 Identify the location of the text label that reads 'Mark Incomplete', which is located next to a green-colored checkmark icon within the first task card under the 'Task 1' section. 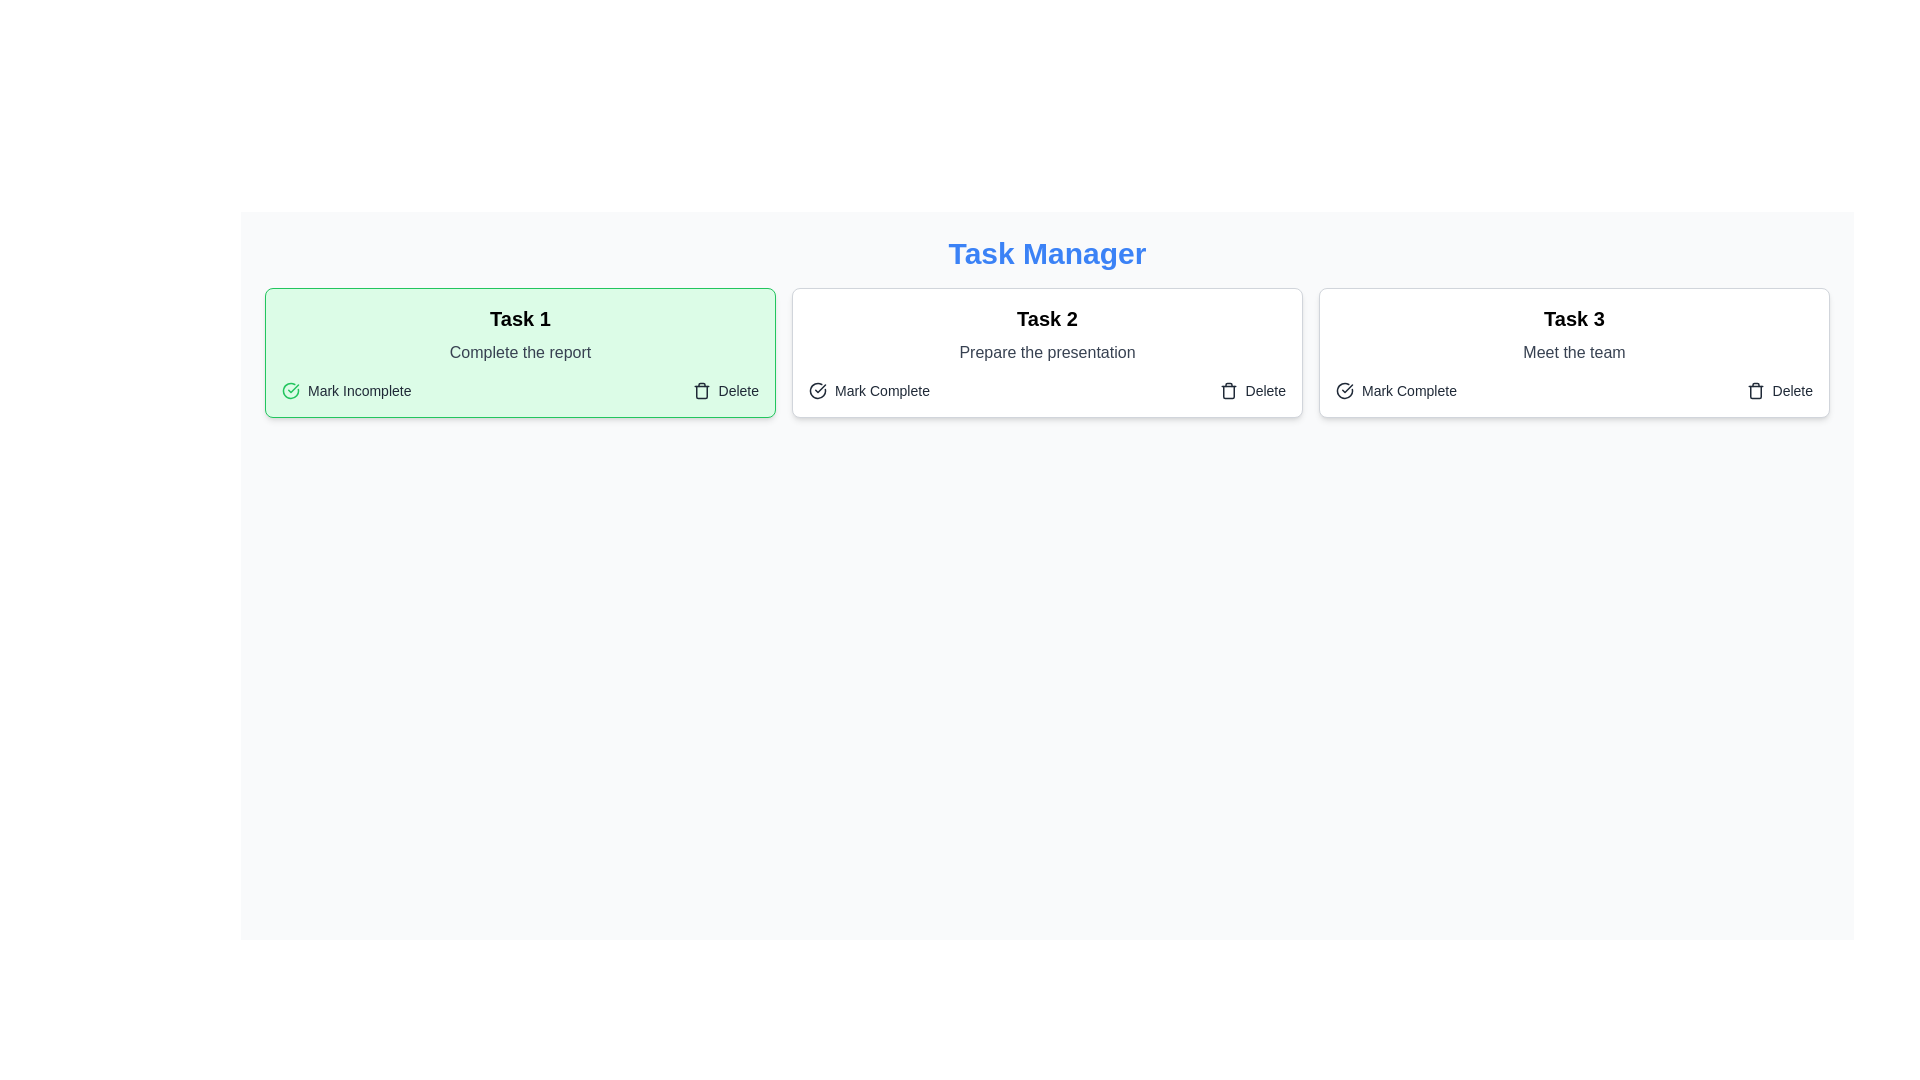
(359, 390).